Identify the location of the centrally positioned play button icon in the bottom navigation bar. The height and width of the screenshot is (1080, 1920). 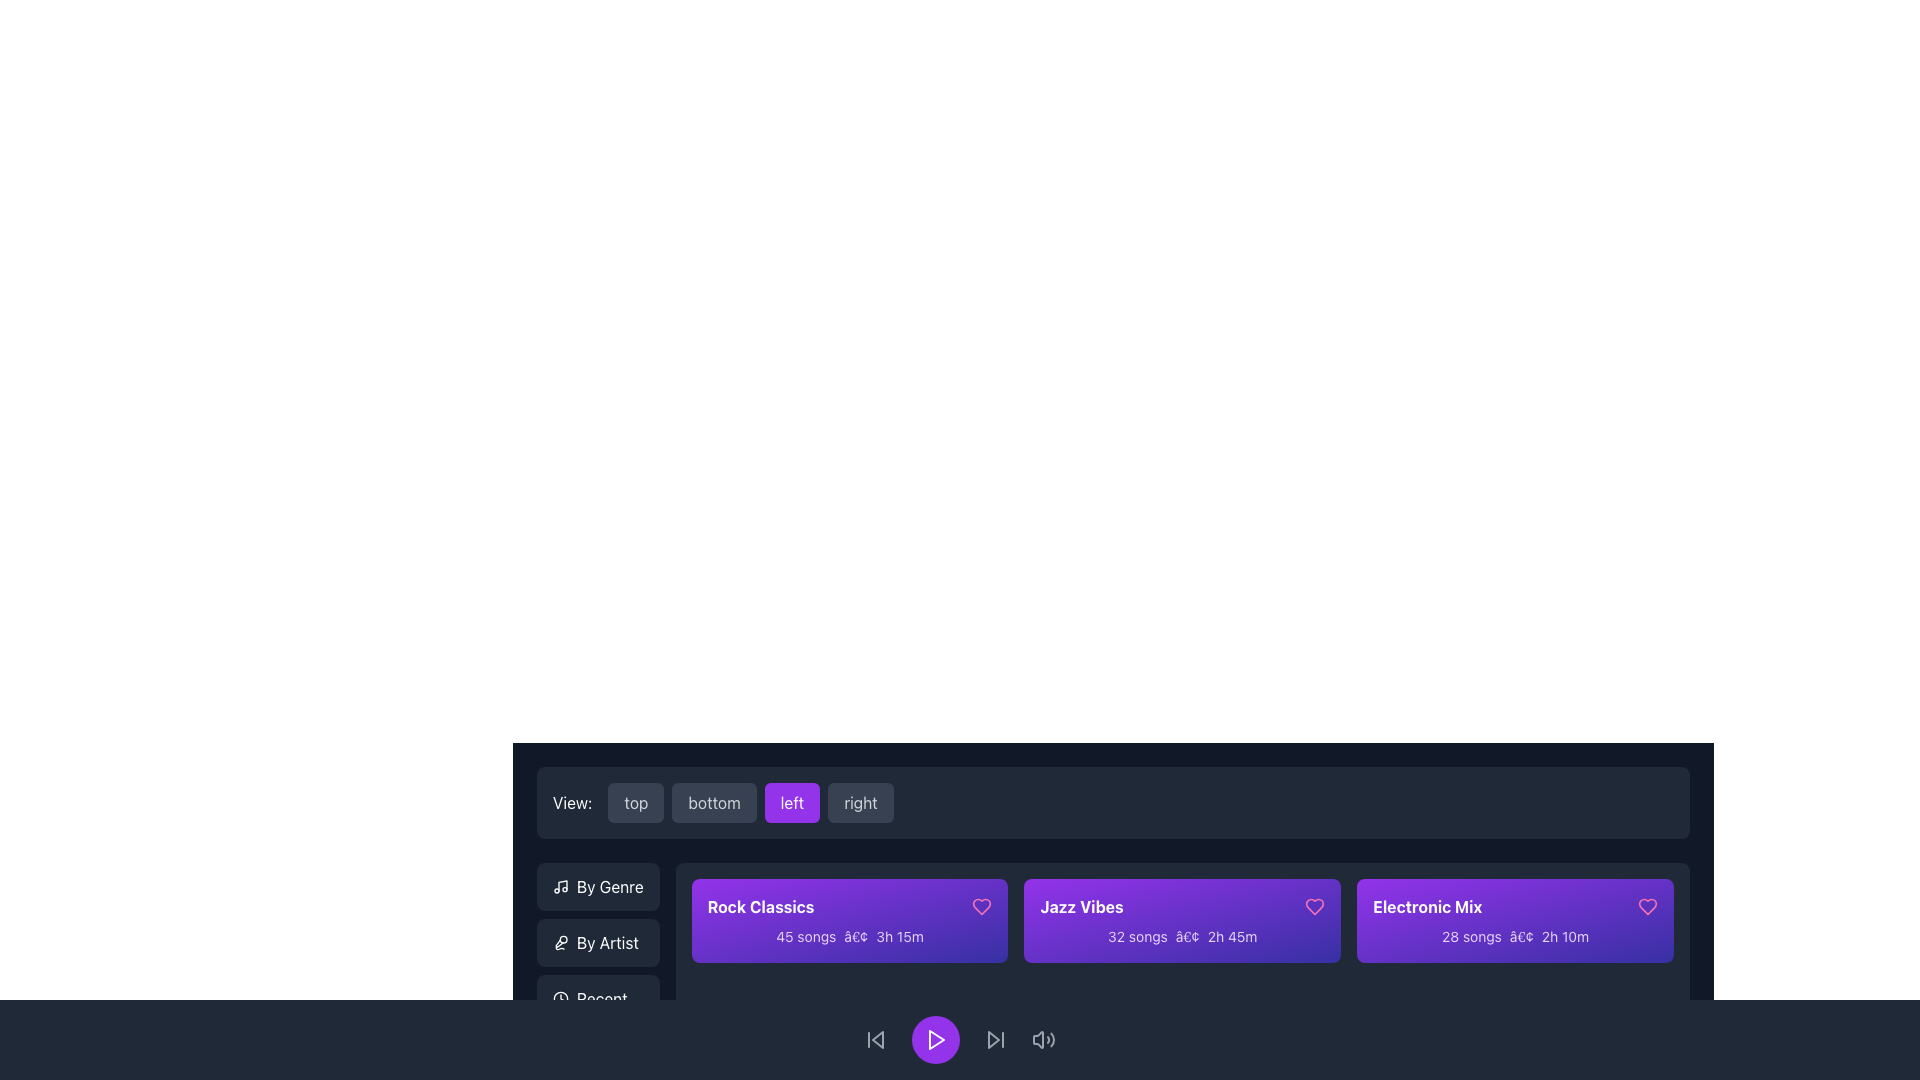
(935, 1039).